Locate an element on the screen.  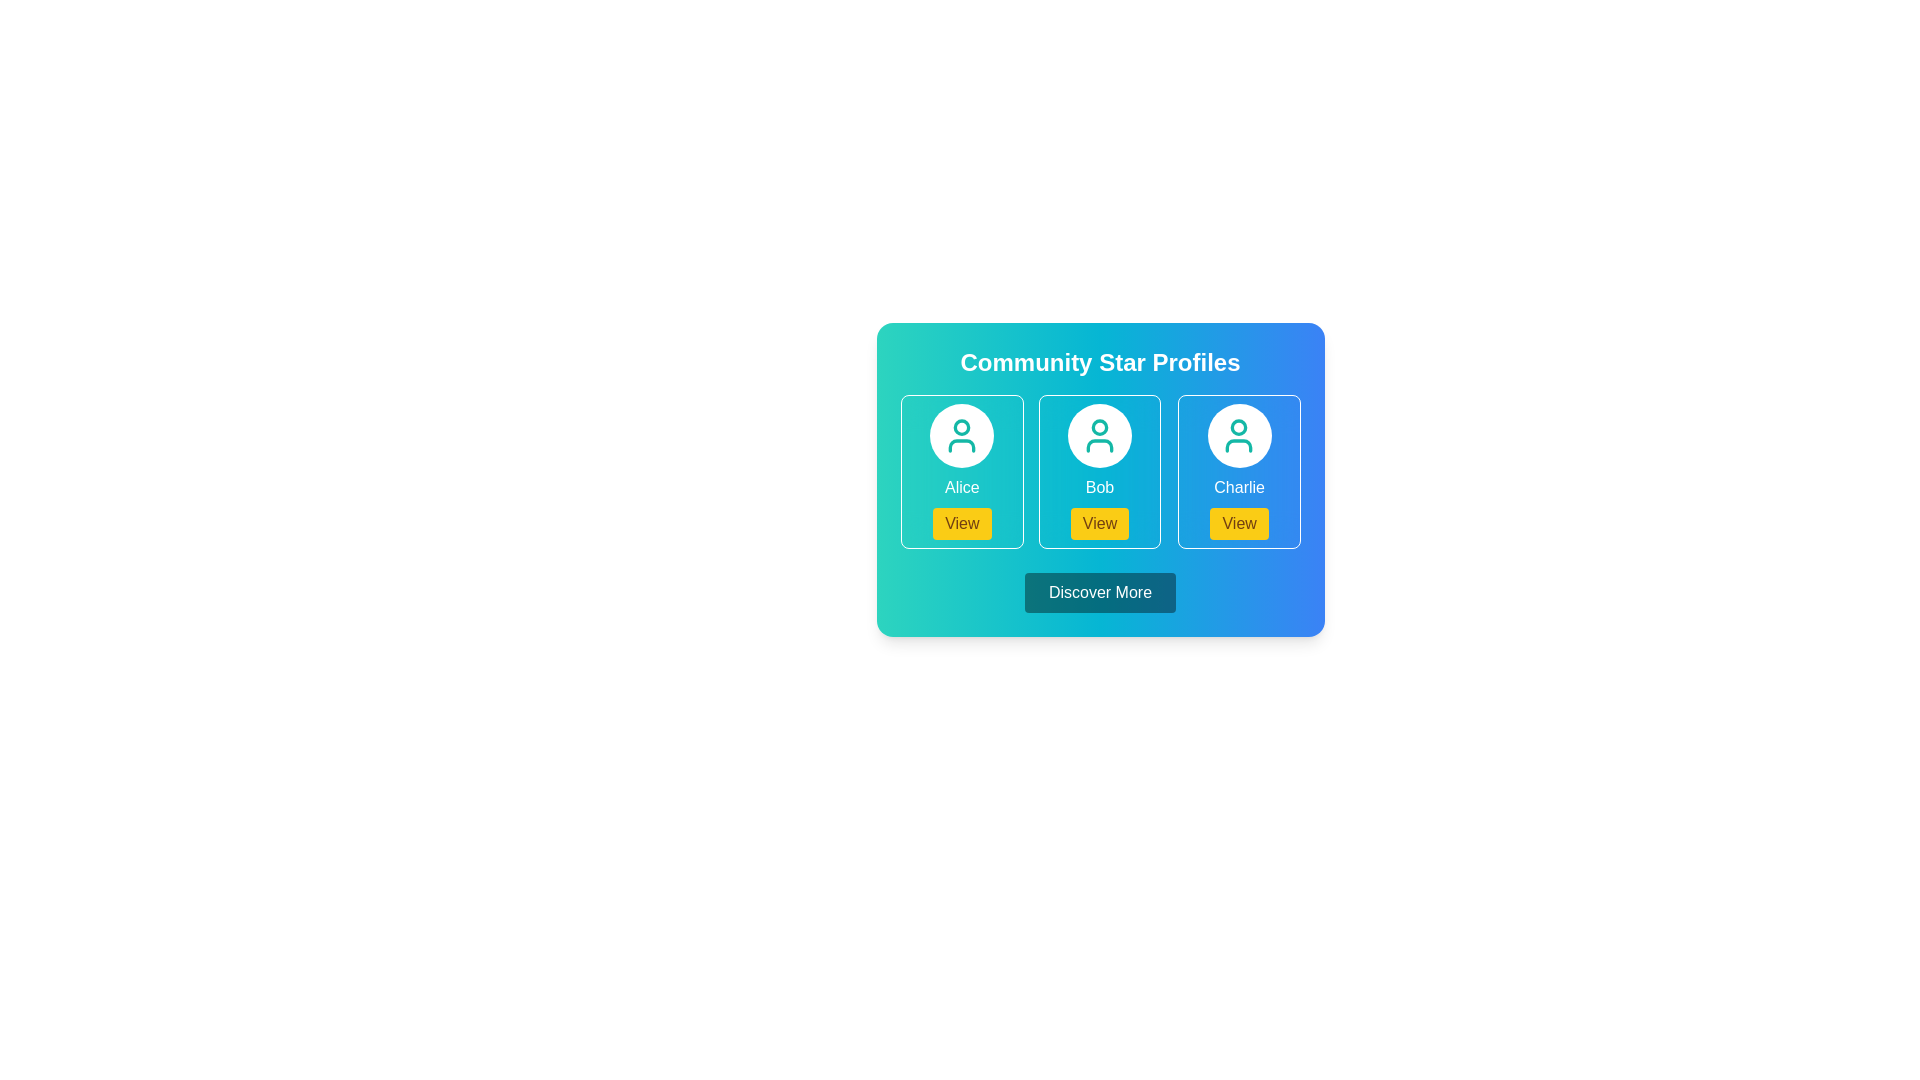
the non-interactive text label displaying the name 'Charlie', which is located directly above the yellow 'View' button in the rightmost column of a three-column grid layout is located at coordinates (1238, 488).